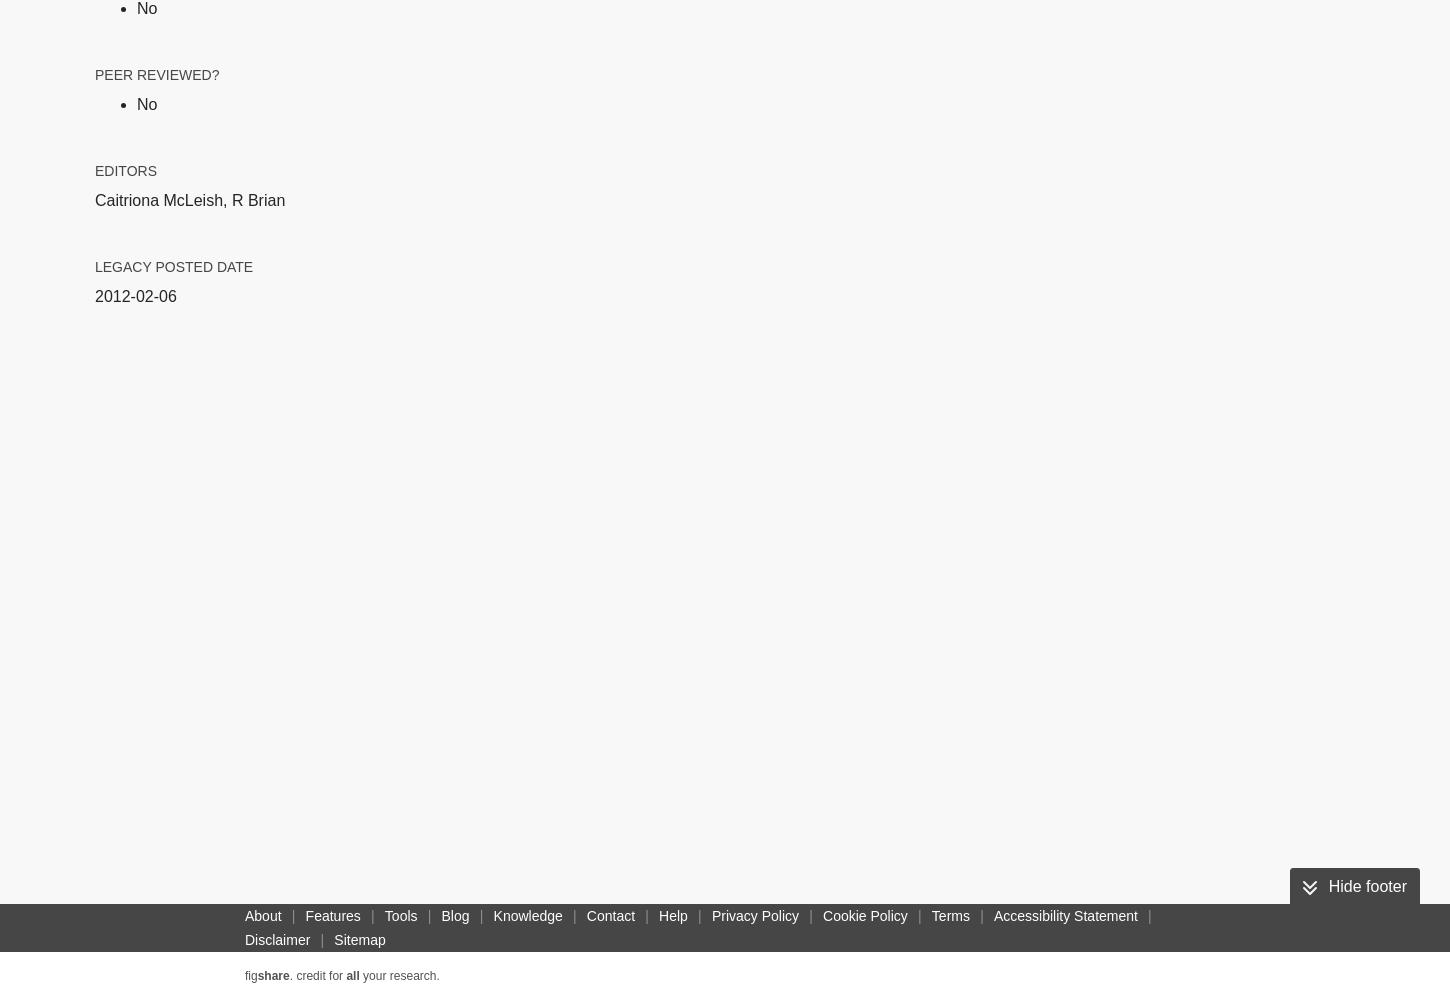 Image resolution: width=1450 pixels, height=1000 pixels. What do you see at coordinates (263, 916) in the screenshot?
I see `'About'` at bounding box center [263, 916].